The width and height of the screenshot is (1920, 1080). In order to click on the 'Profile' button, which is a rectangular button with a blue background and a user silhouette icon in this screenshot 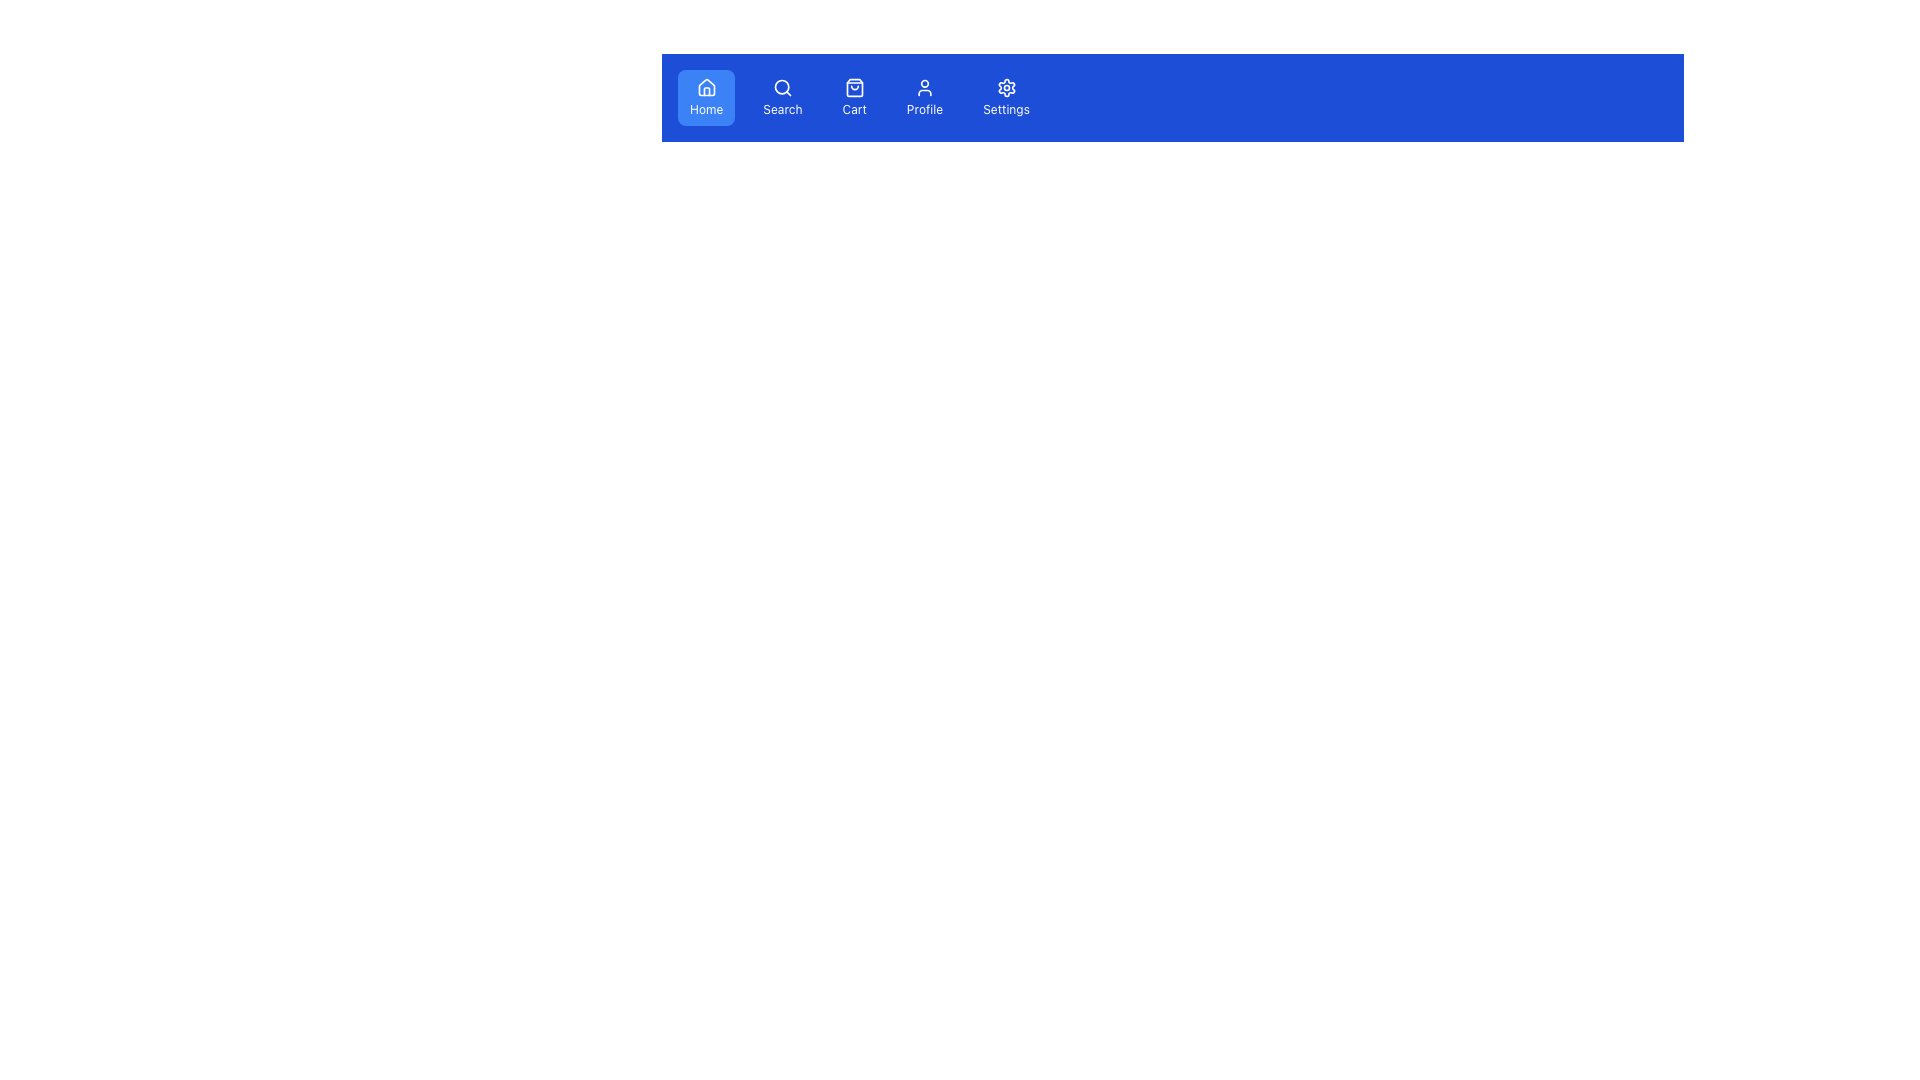, I will do `click(924, 97)`.